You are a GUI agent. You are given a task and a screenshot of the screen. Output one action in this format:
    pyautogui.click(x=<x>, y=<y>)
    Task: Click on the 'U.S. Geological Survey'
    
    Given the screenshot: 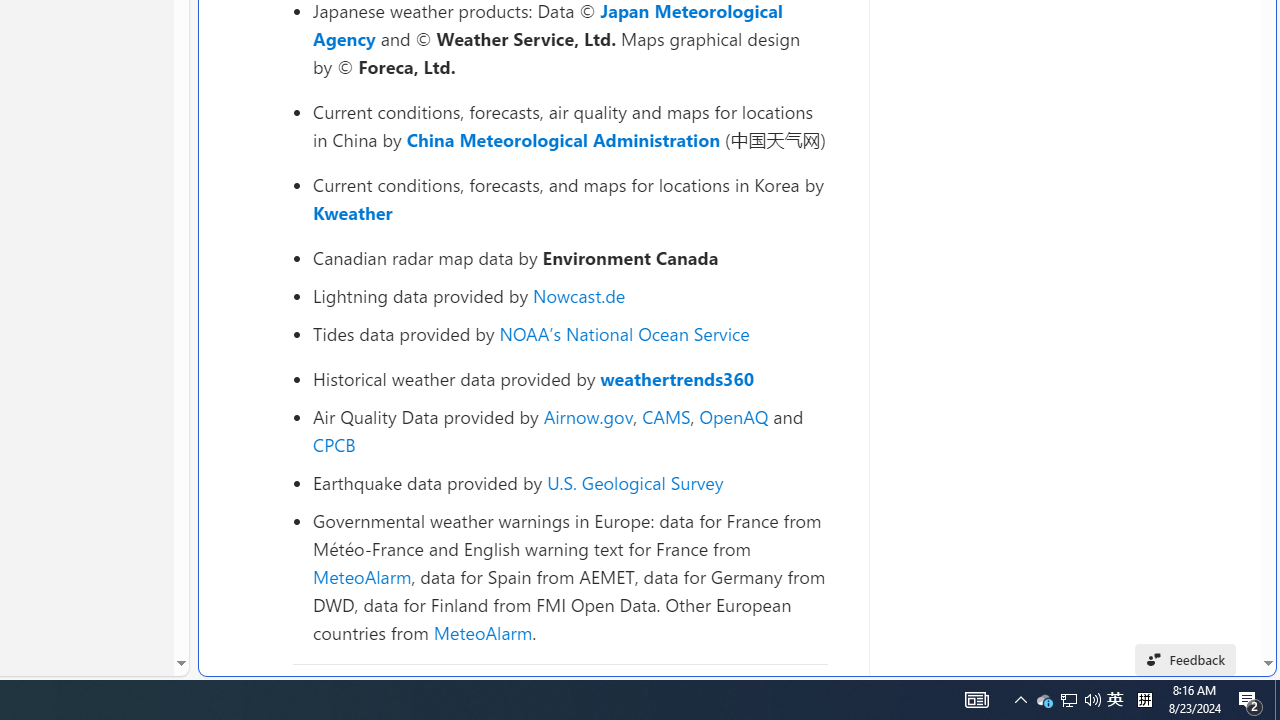 What is the action you would take?
    pyautogui.click(x=634, y=483)
    